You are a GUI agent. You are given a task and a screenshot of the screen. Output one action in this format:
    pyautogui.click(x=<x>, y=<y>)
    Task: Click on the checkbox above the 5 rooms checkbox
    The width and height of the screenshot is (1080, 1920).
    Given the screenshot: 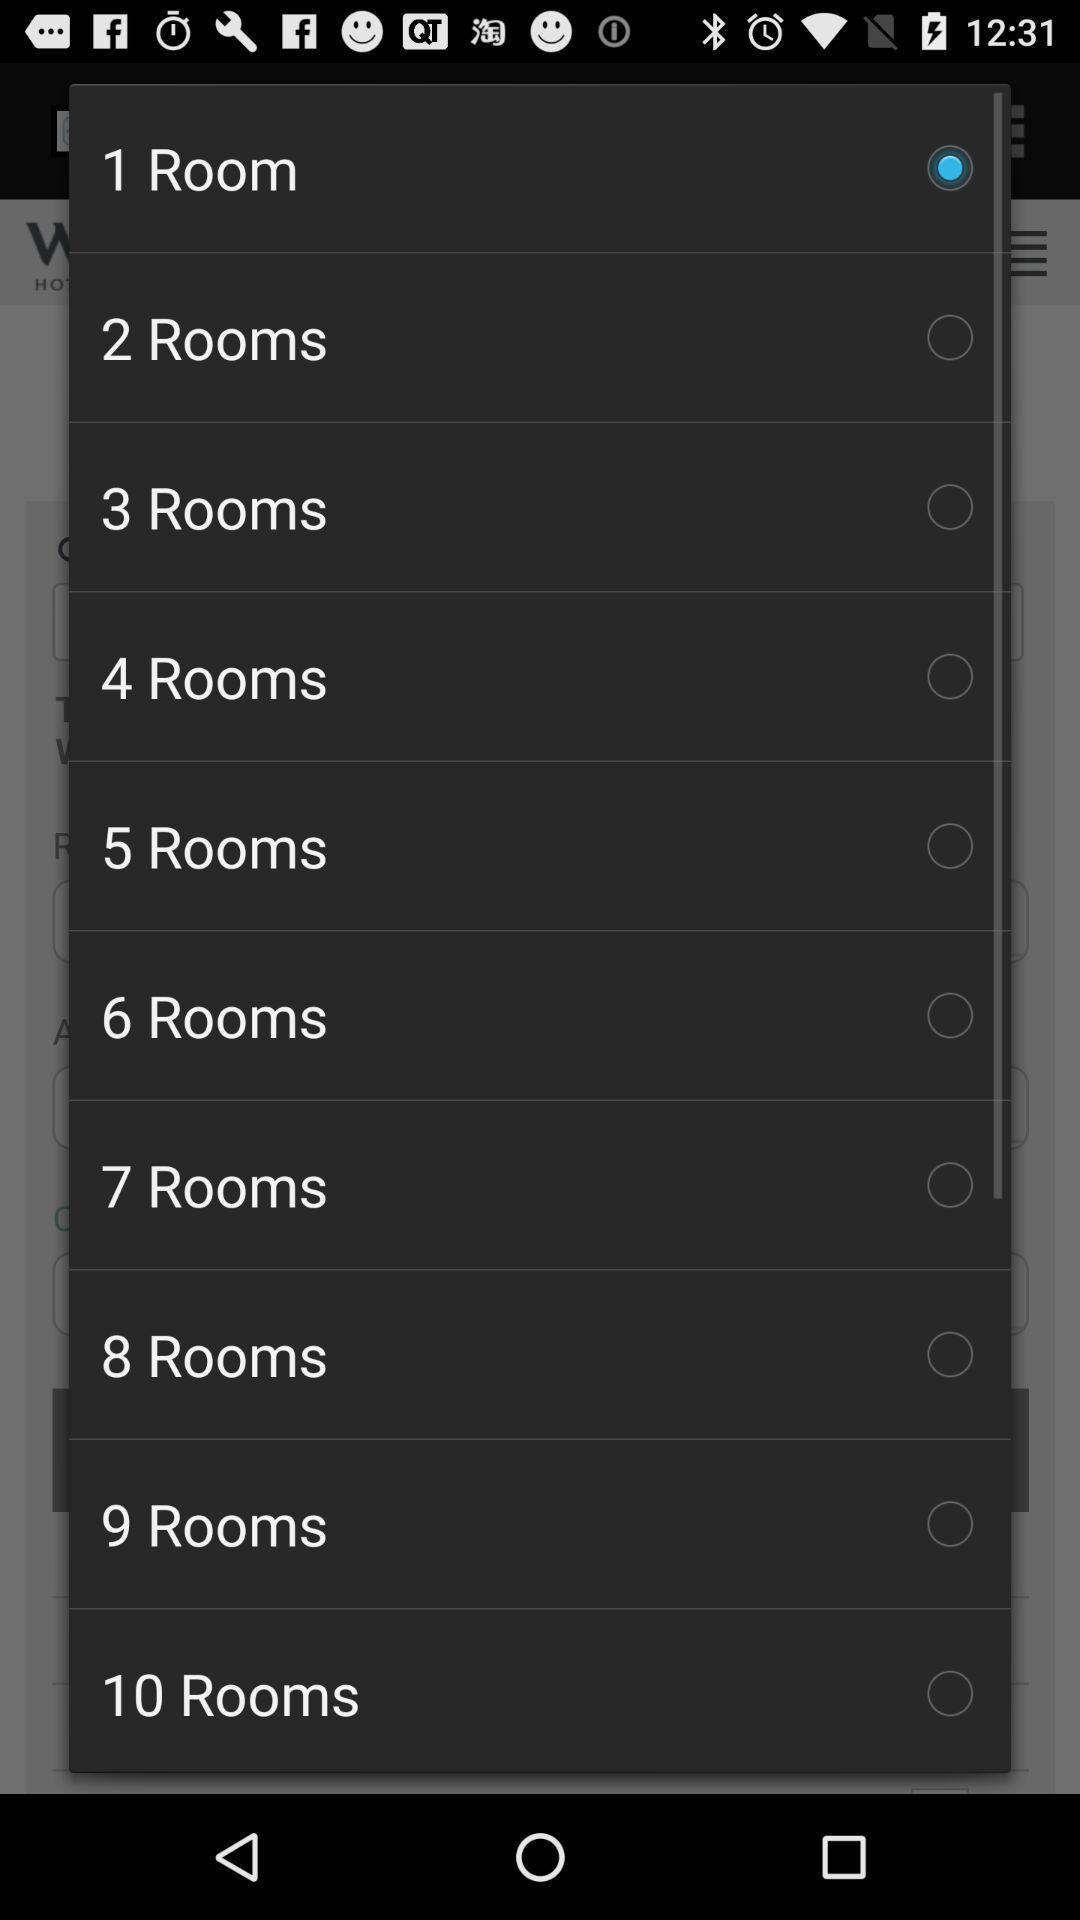 What is the action you would take?
    pyautogui.click(x=540, y=676)
    